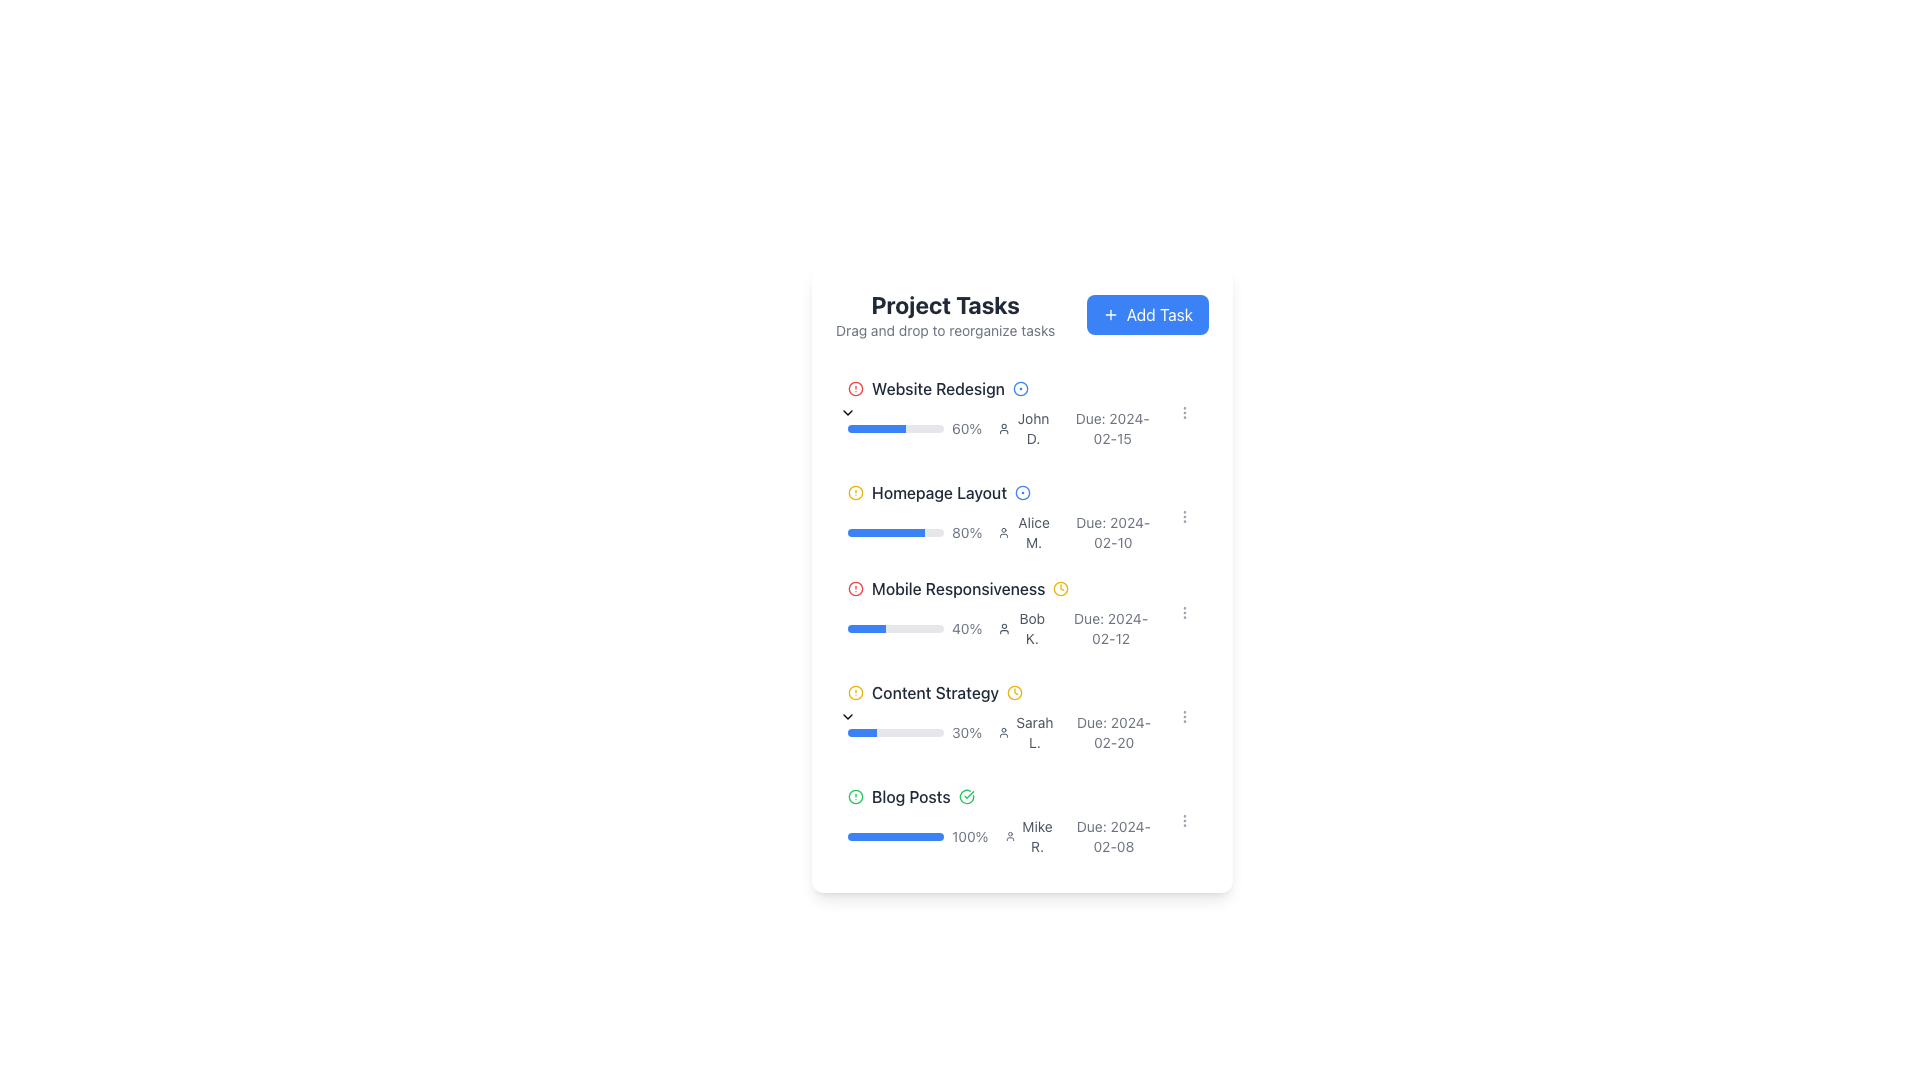 This screenshot has height=1080, width=1920. What do you see at coordinates (1037, 837) in the screenshot?
I see `the static text label indicating the assignee for the 'Blog Posts' task` at bounding box center [1037, 837].